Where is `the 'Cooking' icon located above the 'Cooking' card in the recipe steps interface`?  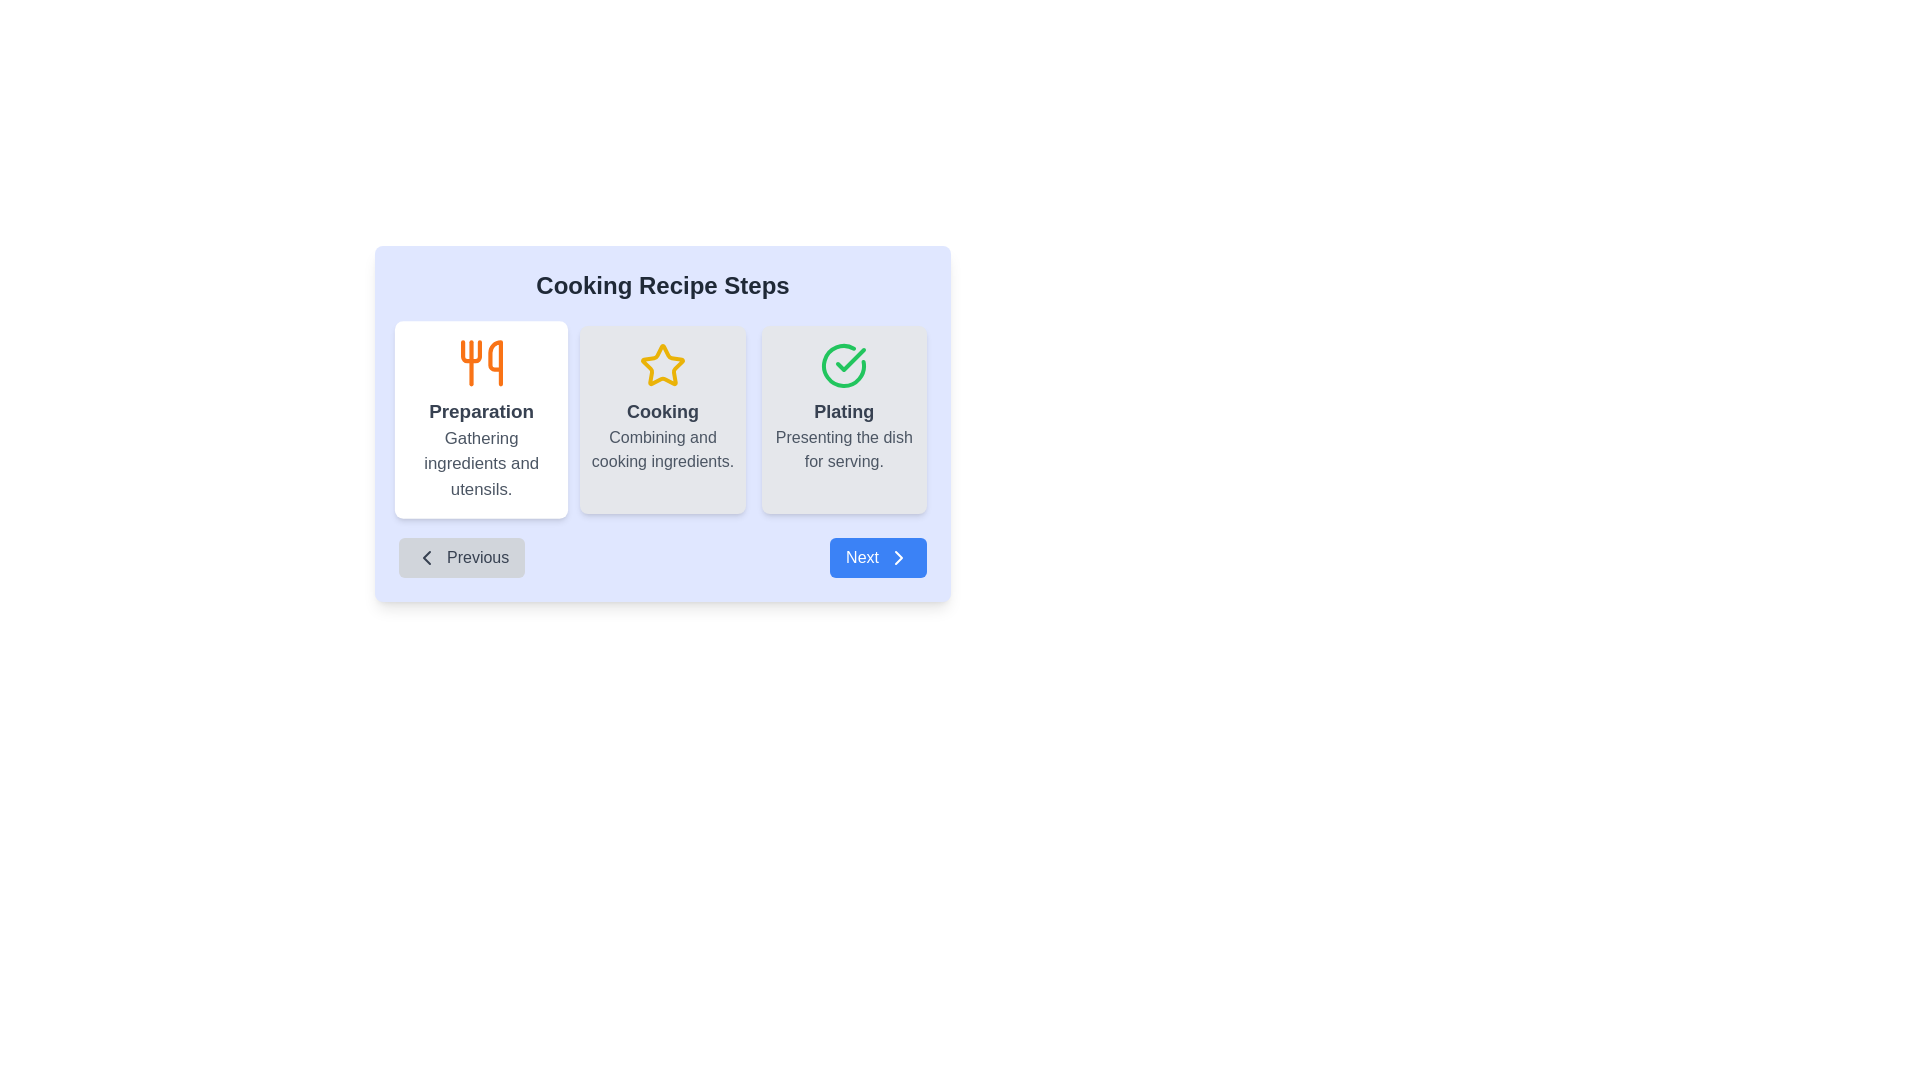 the 'Cooking' icon located above the 'Cooking' card in the recipe steps interface is located at coordinates (662, 365).